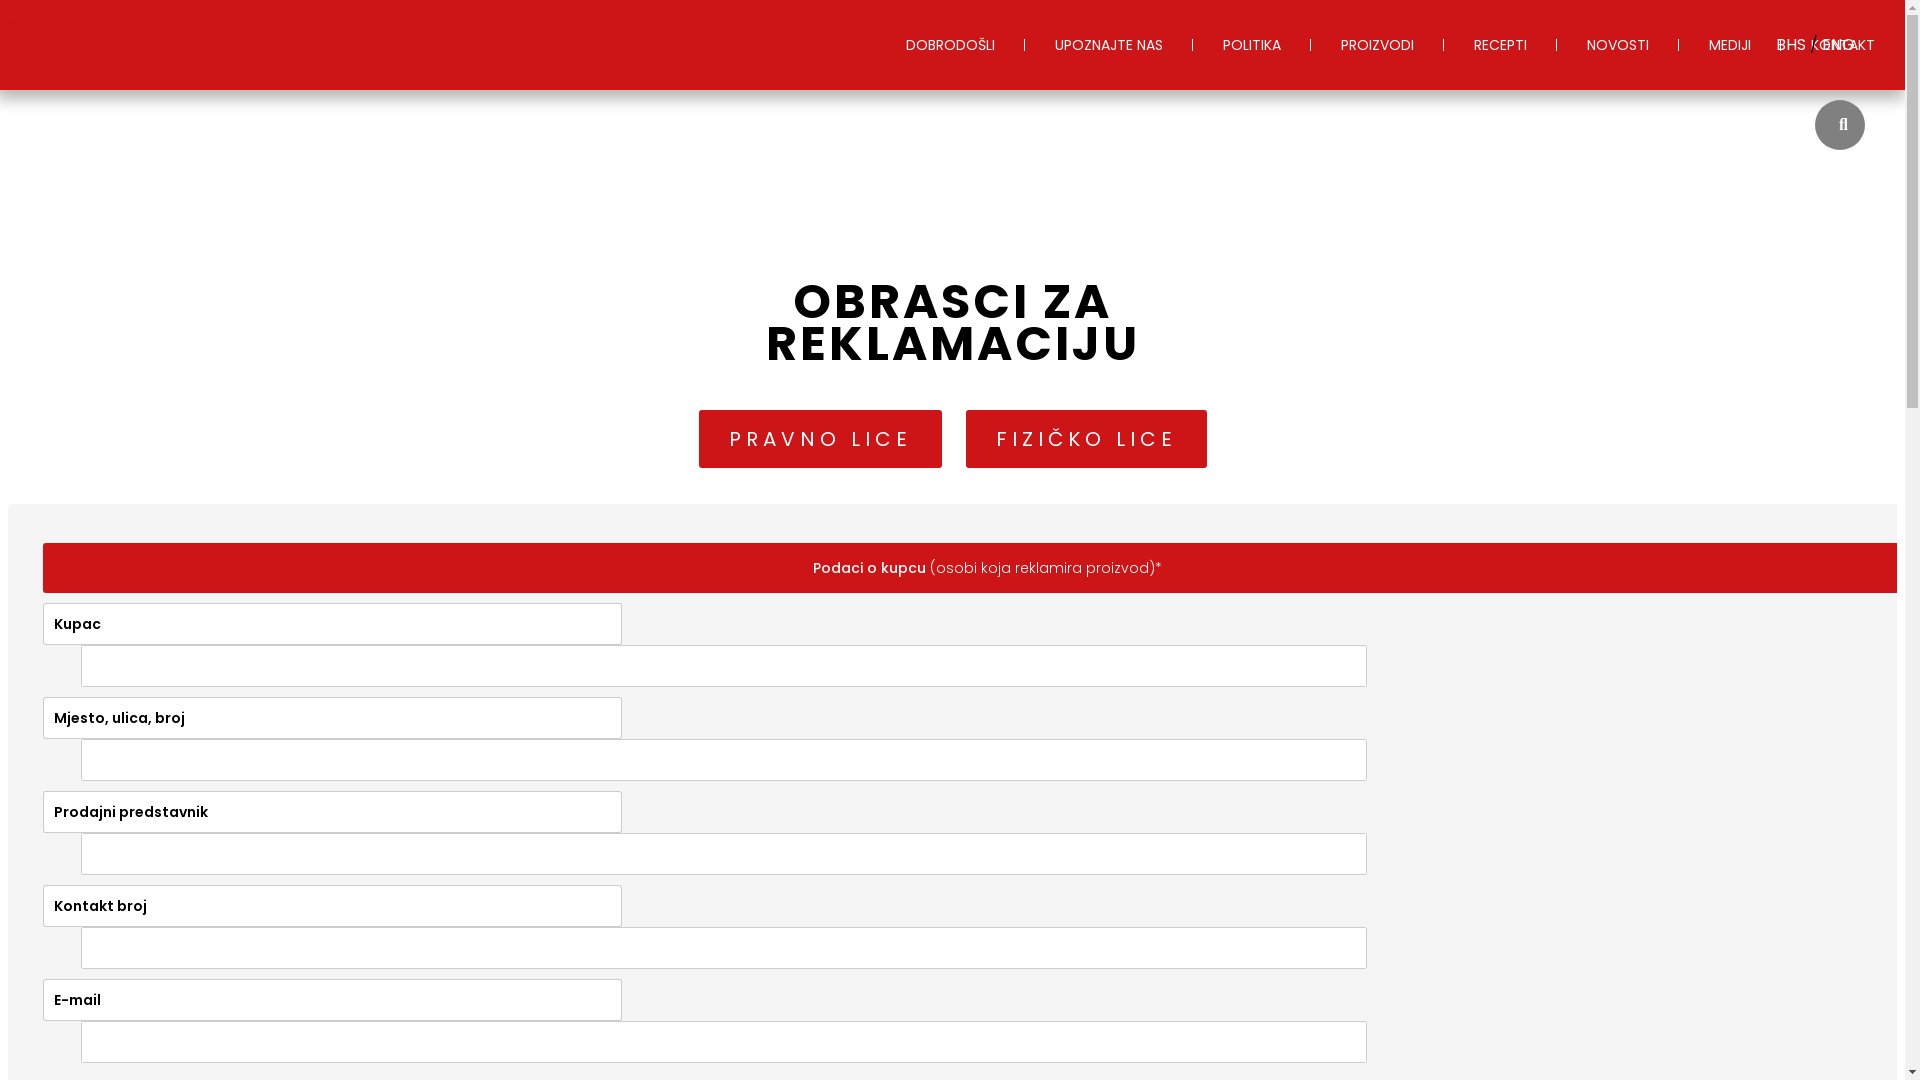  What do you see at coordinates (1679, 45) in the screenshot?
I see `'MEDIJI'` at bounding box center [1679, 45].